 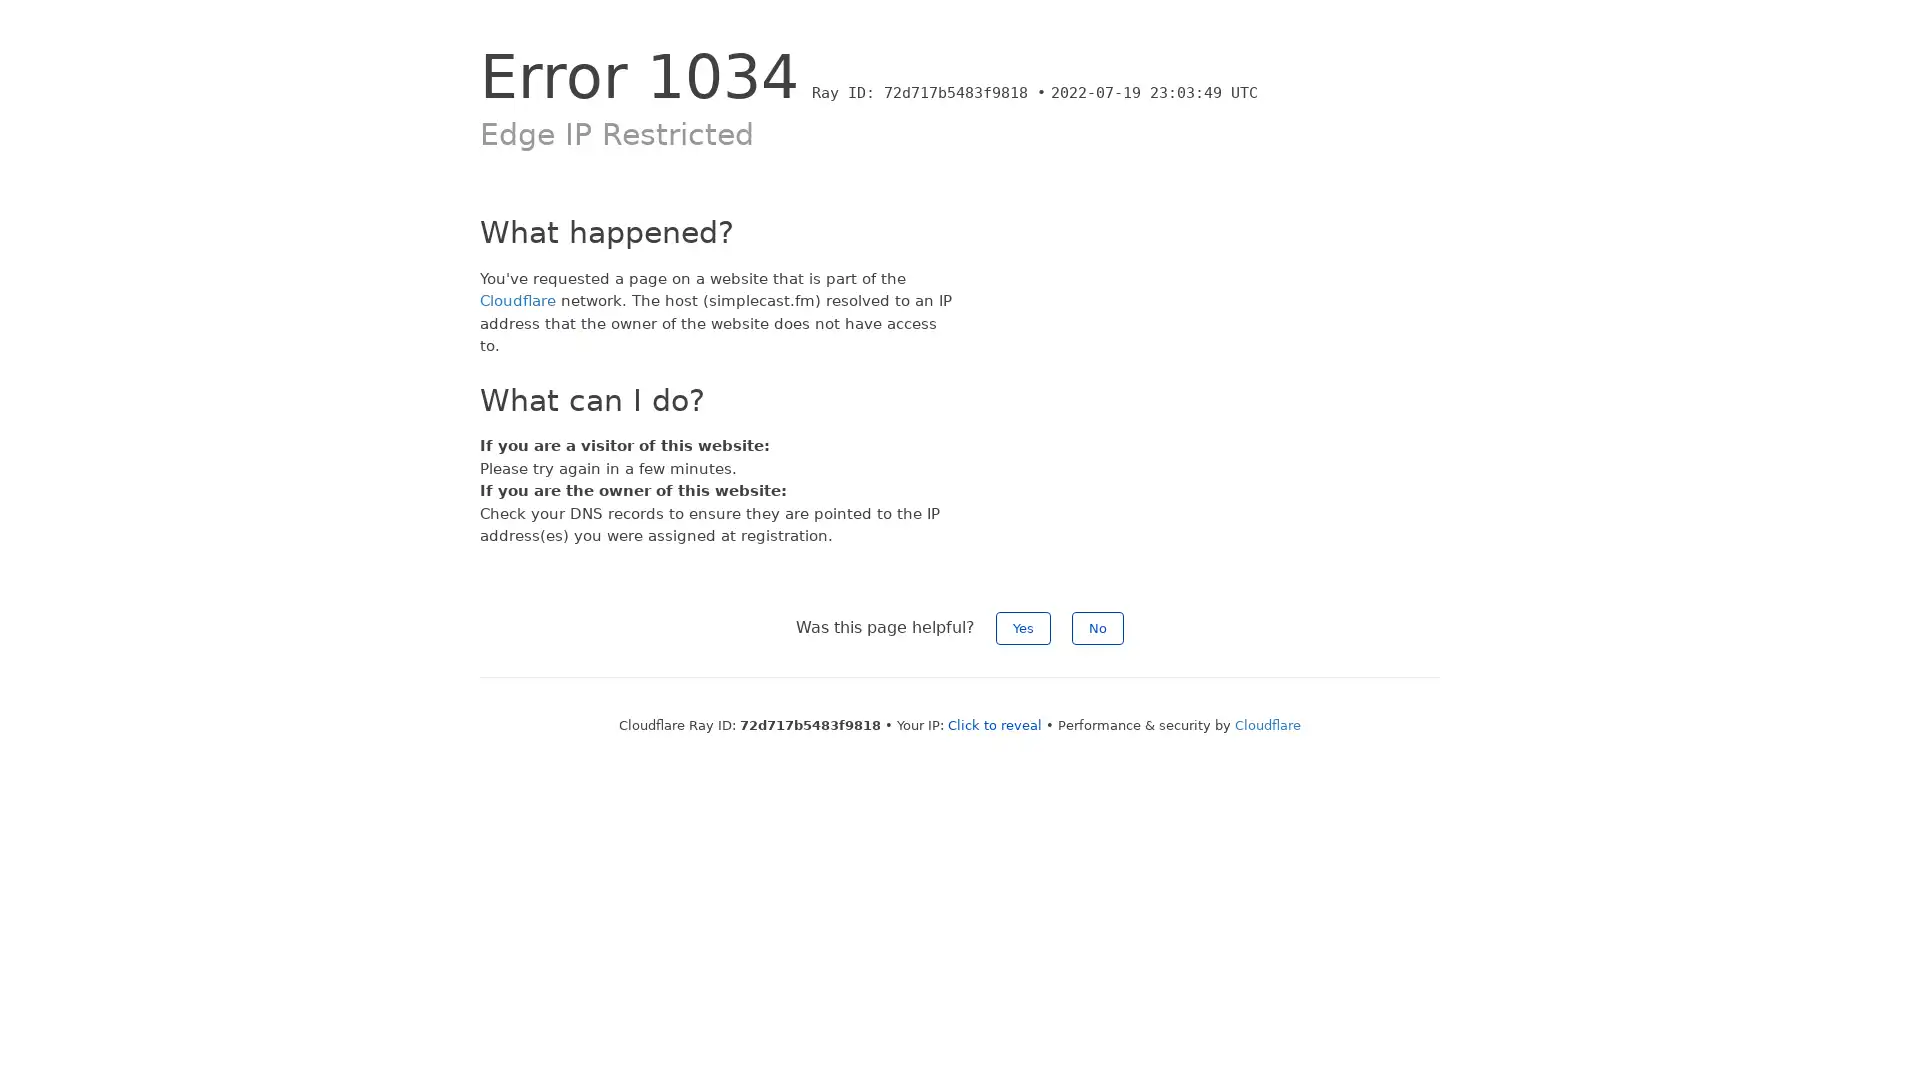 I want to click on No, so click(x=1097, y=626).